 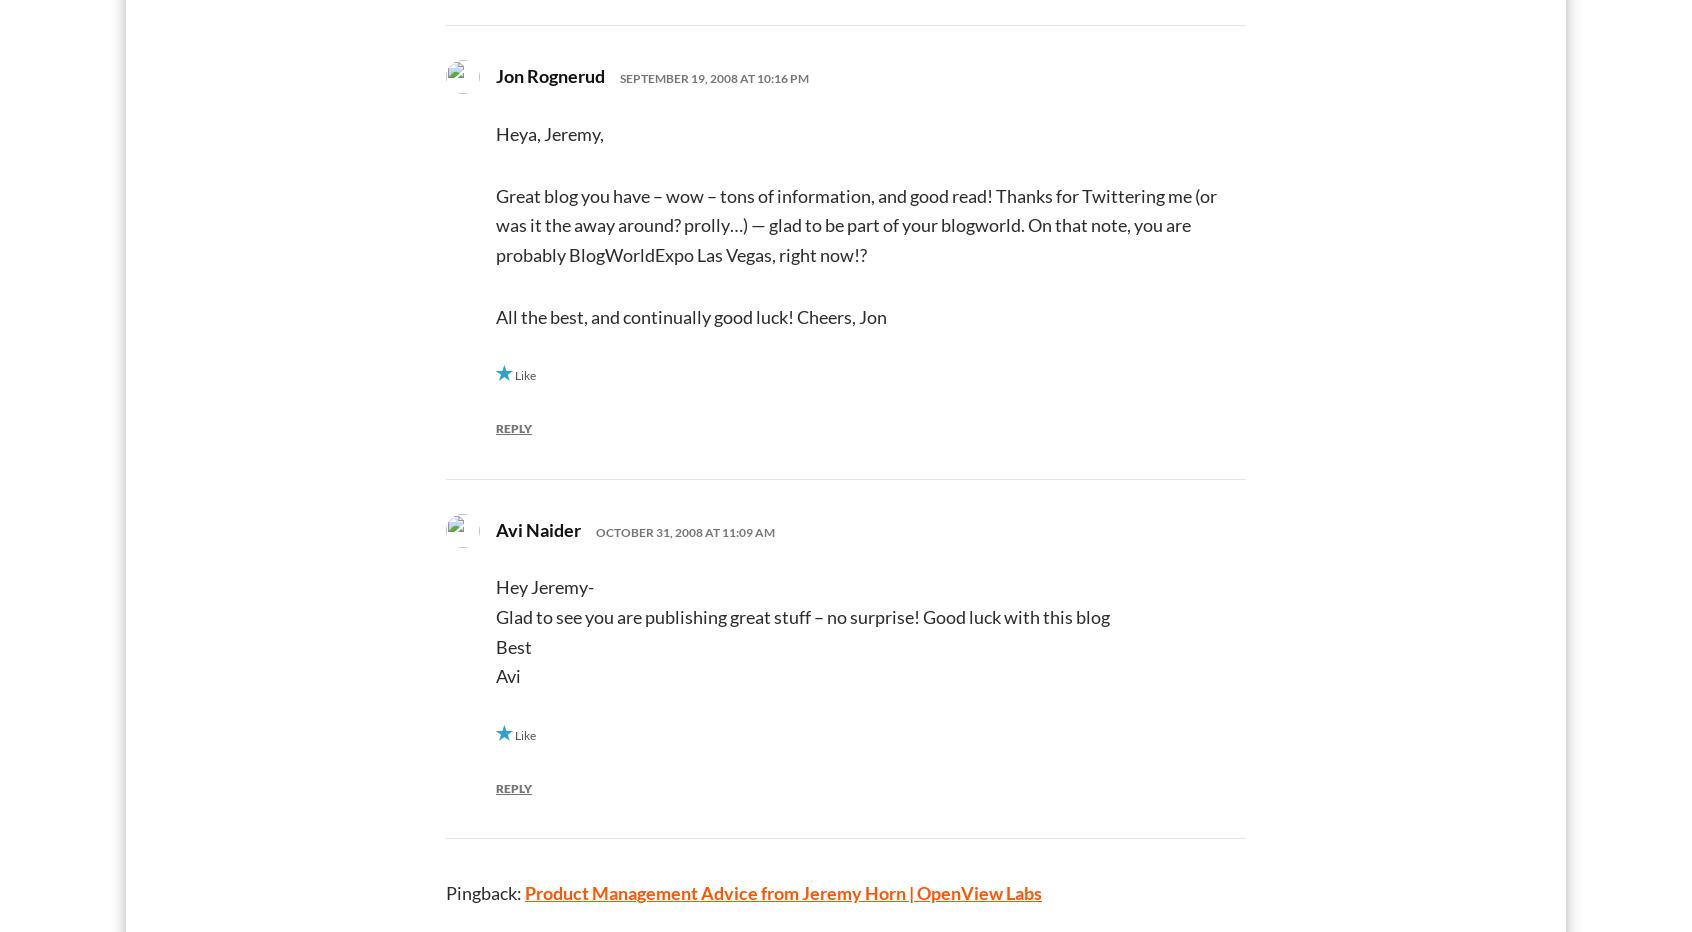 What do you see at coordinates (538, 529) in the screenshot?
I see `'Avi Naider'` at bounding box center [538, 529].